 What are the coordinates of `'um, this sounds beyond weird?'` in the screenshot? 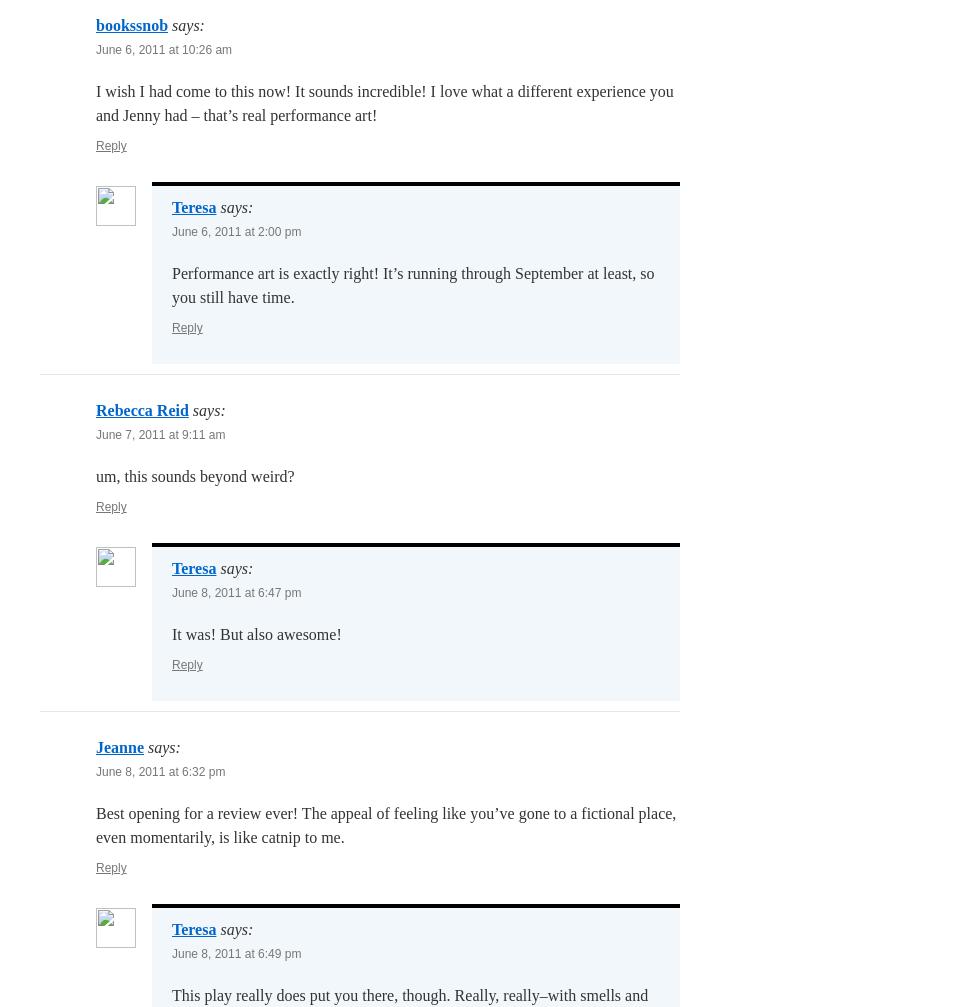 It's located at (96, 476).